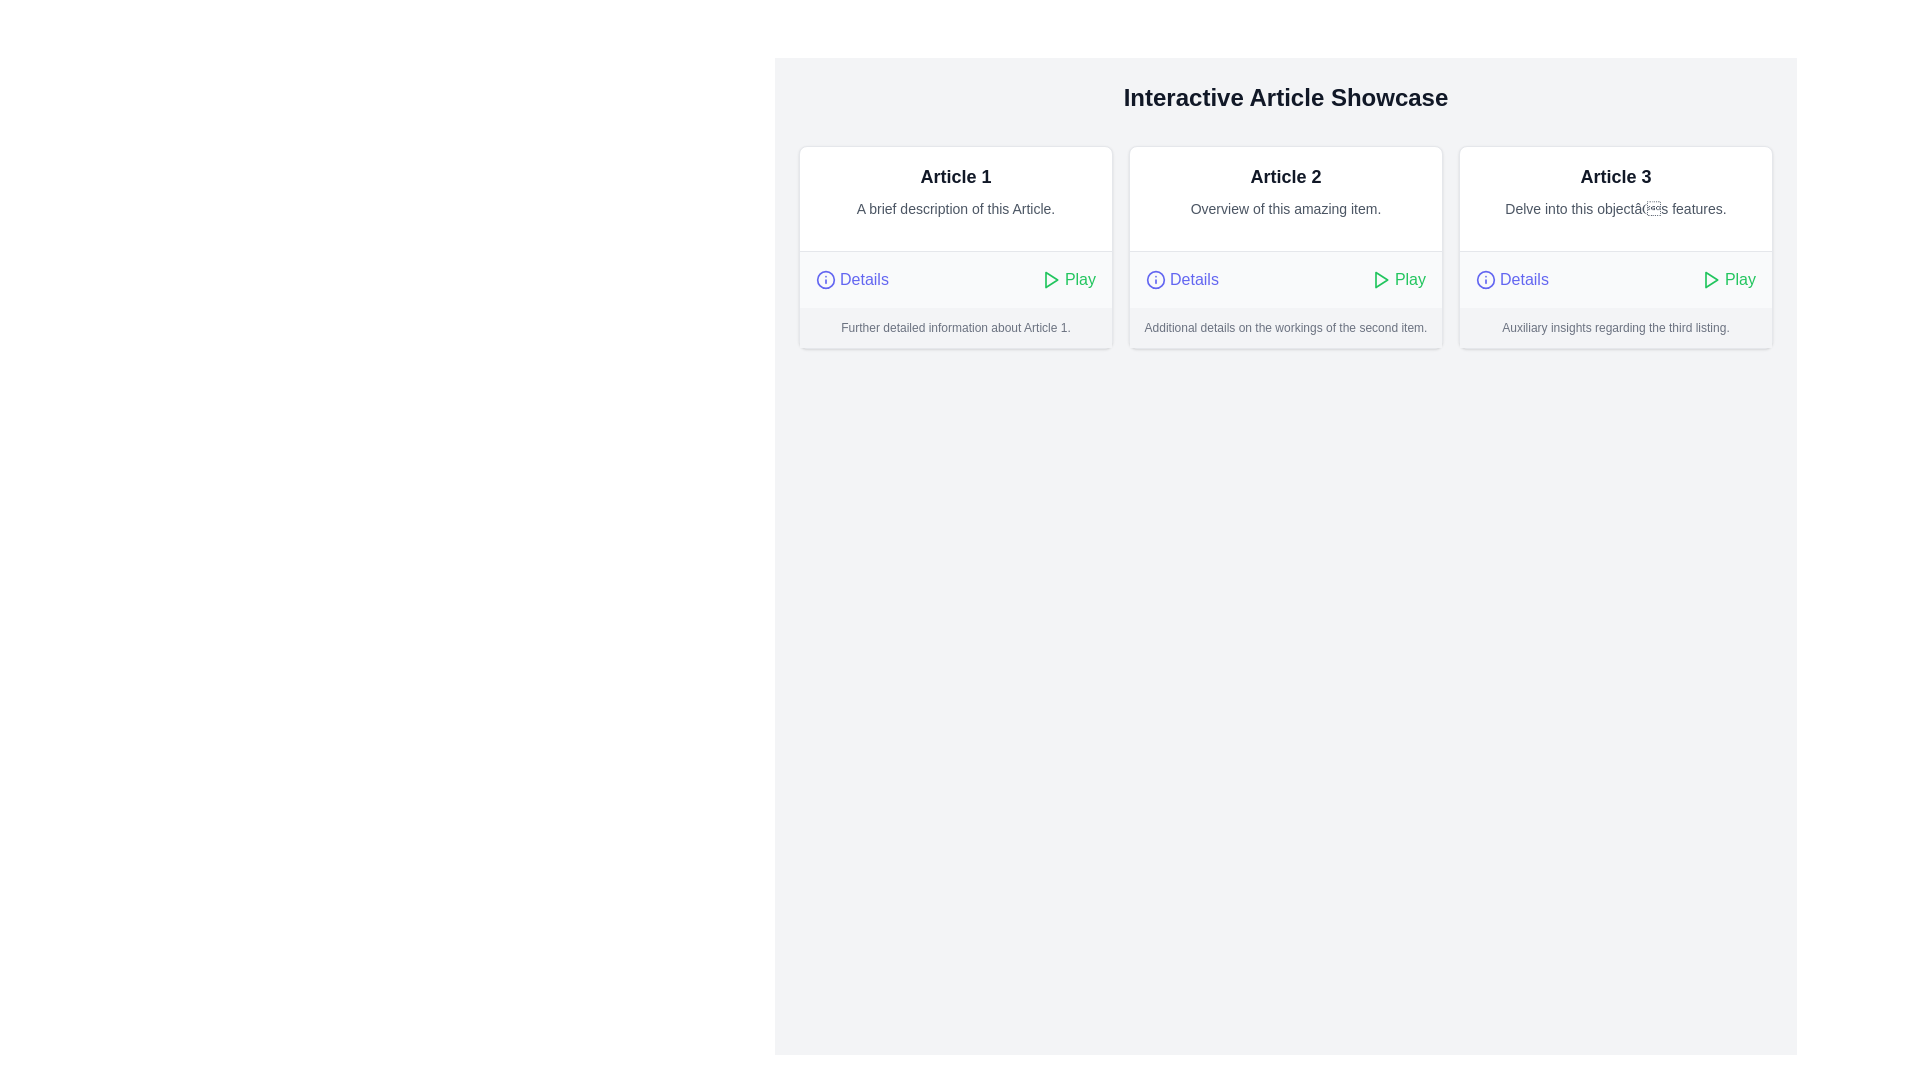 The height and width of the screenshot is (1080, 1920). Describe the element at coordinates (1616, 208) in the screenshot. I see `the static text located in the third card from the left, positioned beneath the heading 'Article 3'` at that location.